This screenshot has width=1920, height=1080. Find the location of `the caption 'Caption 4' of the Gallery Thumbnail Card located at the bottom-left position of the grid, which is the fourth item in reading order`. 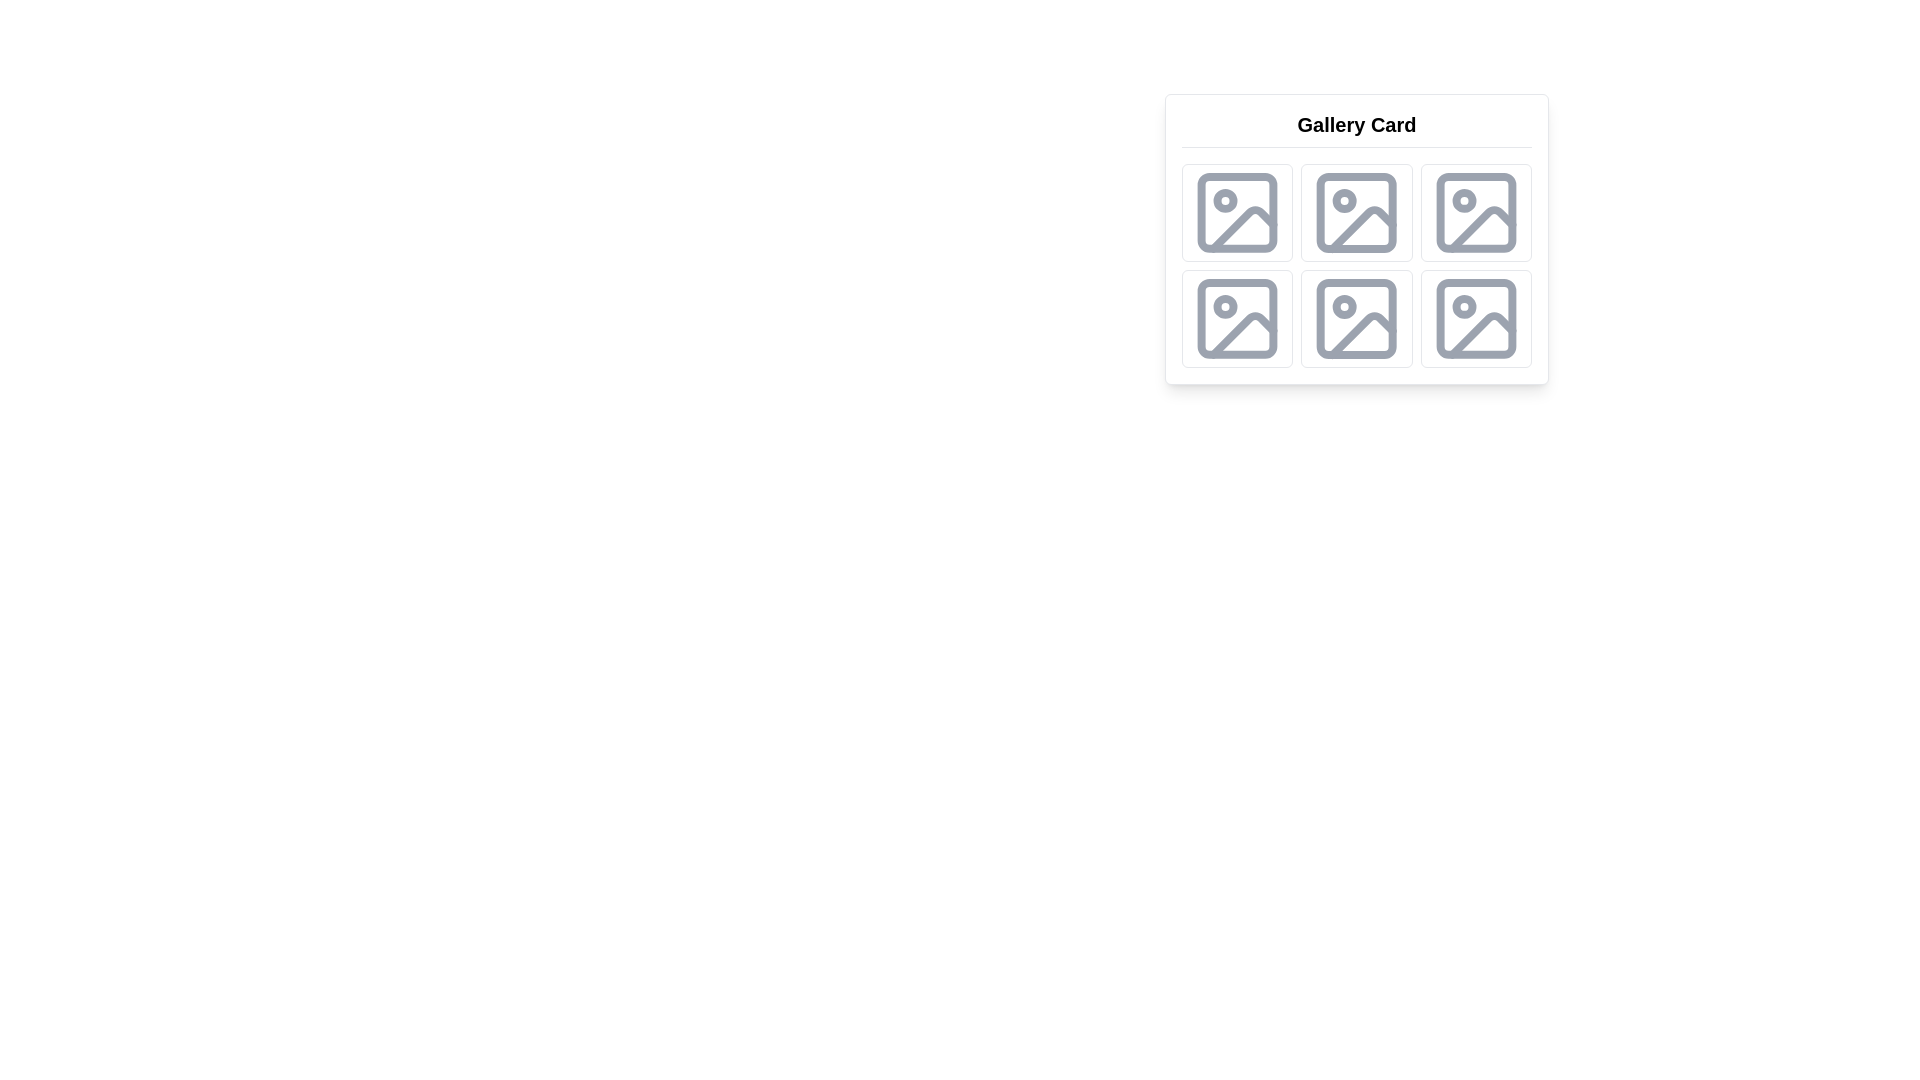

the caption 'Caption 4' of the Gallery Thumbnail Card located at the bottom-left position of the grid, which is the fourth item in reading order is located at coordinates (1236, 318).